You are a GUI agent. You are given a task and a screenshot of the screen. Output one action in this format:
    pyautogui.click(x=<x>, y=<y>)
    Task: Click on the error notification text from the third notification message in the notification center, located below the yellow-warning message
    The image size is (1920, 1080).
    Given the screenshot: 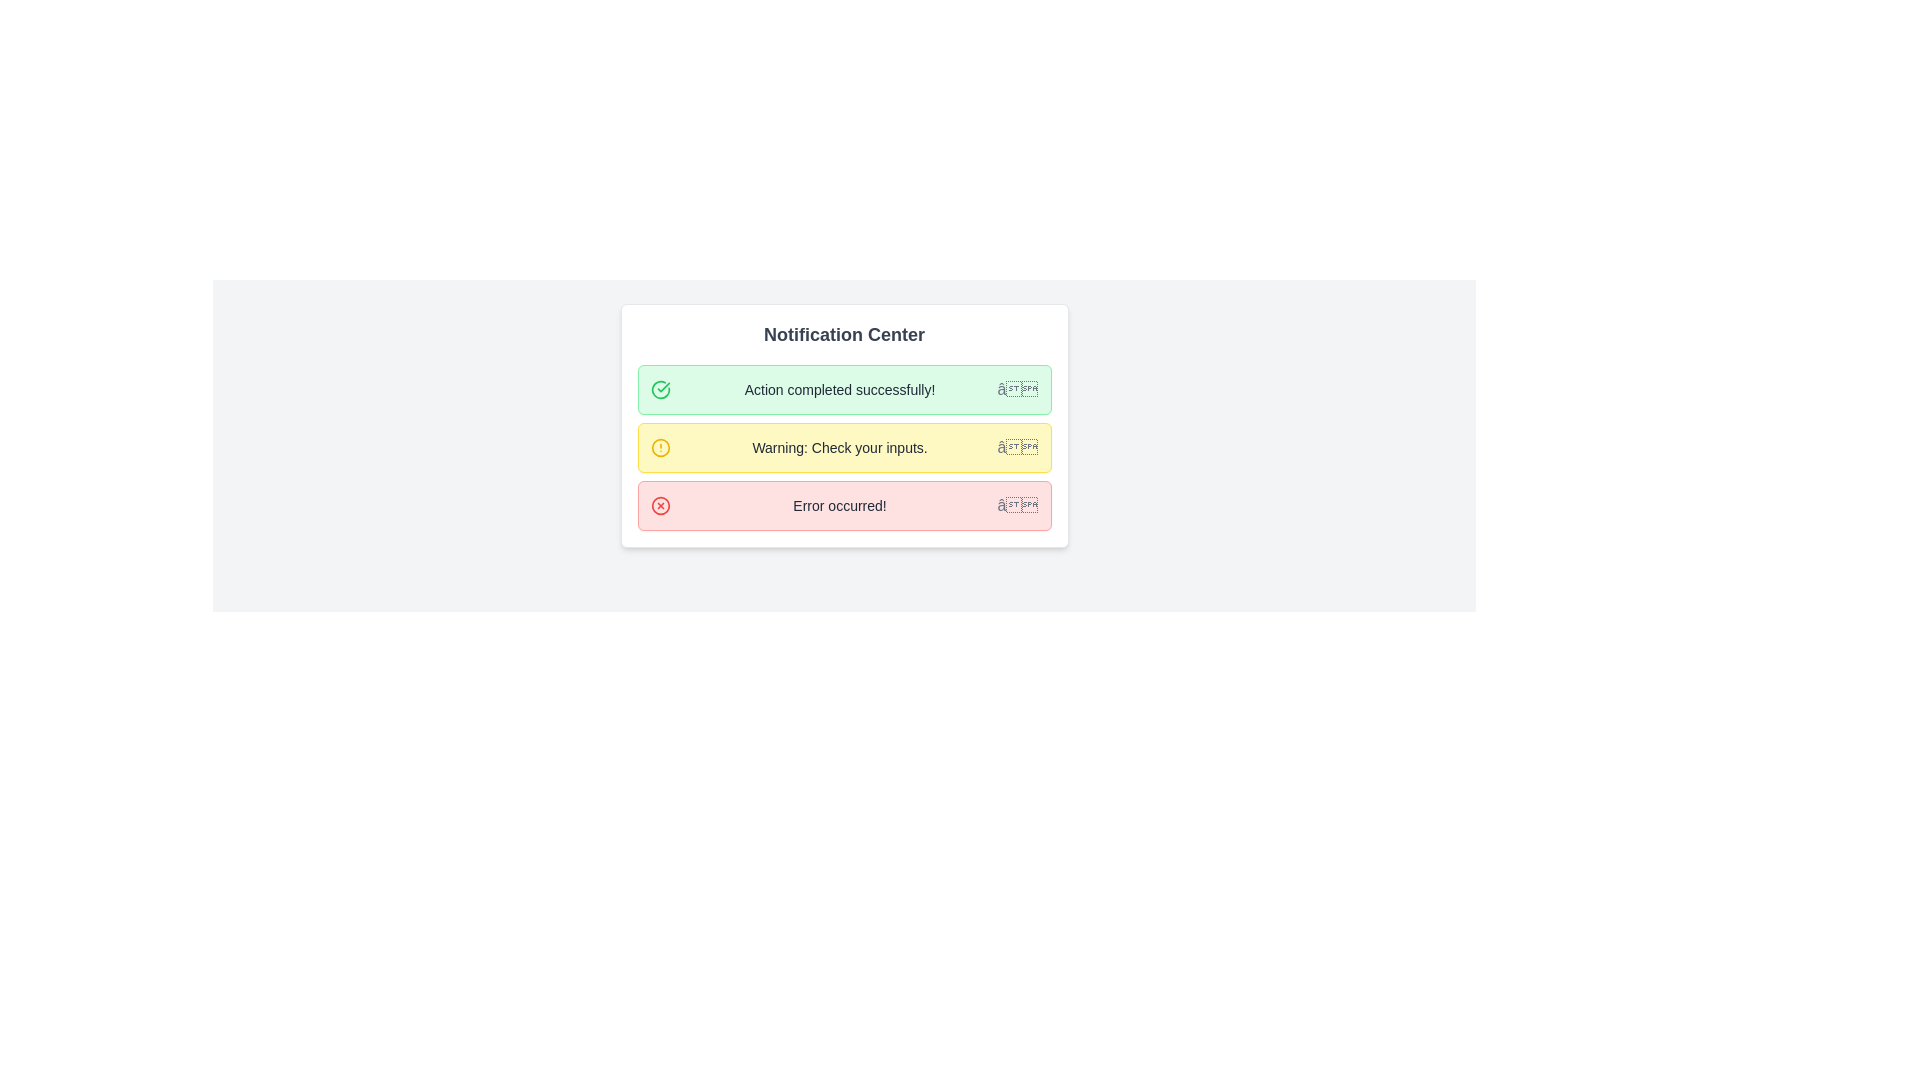 What is the action you would take?
    pyautogui.click(x=844, y=504)
    